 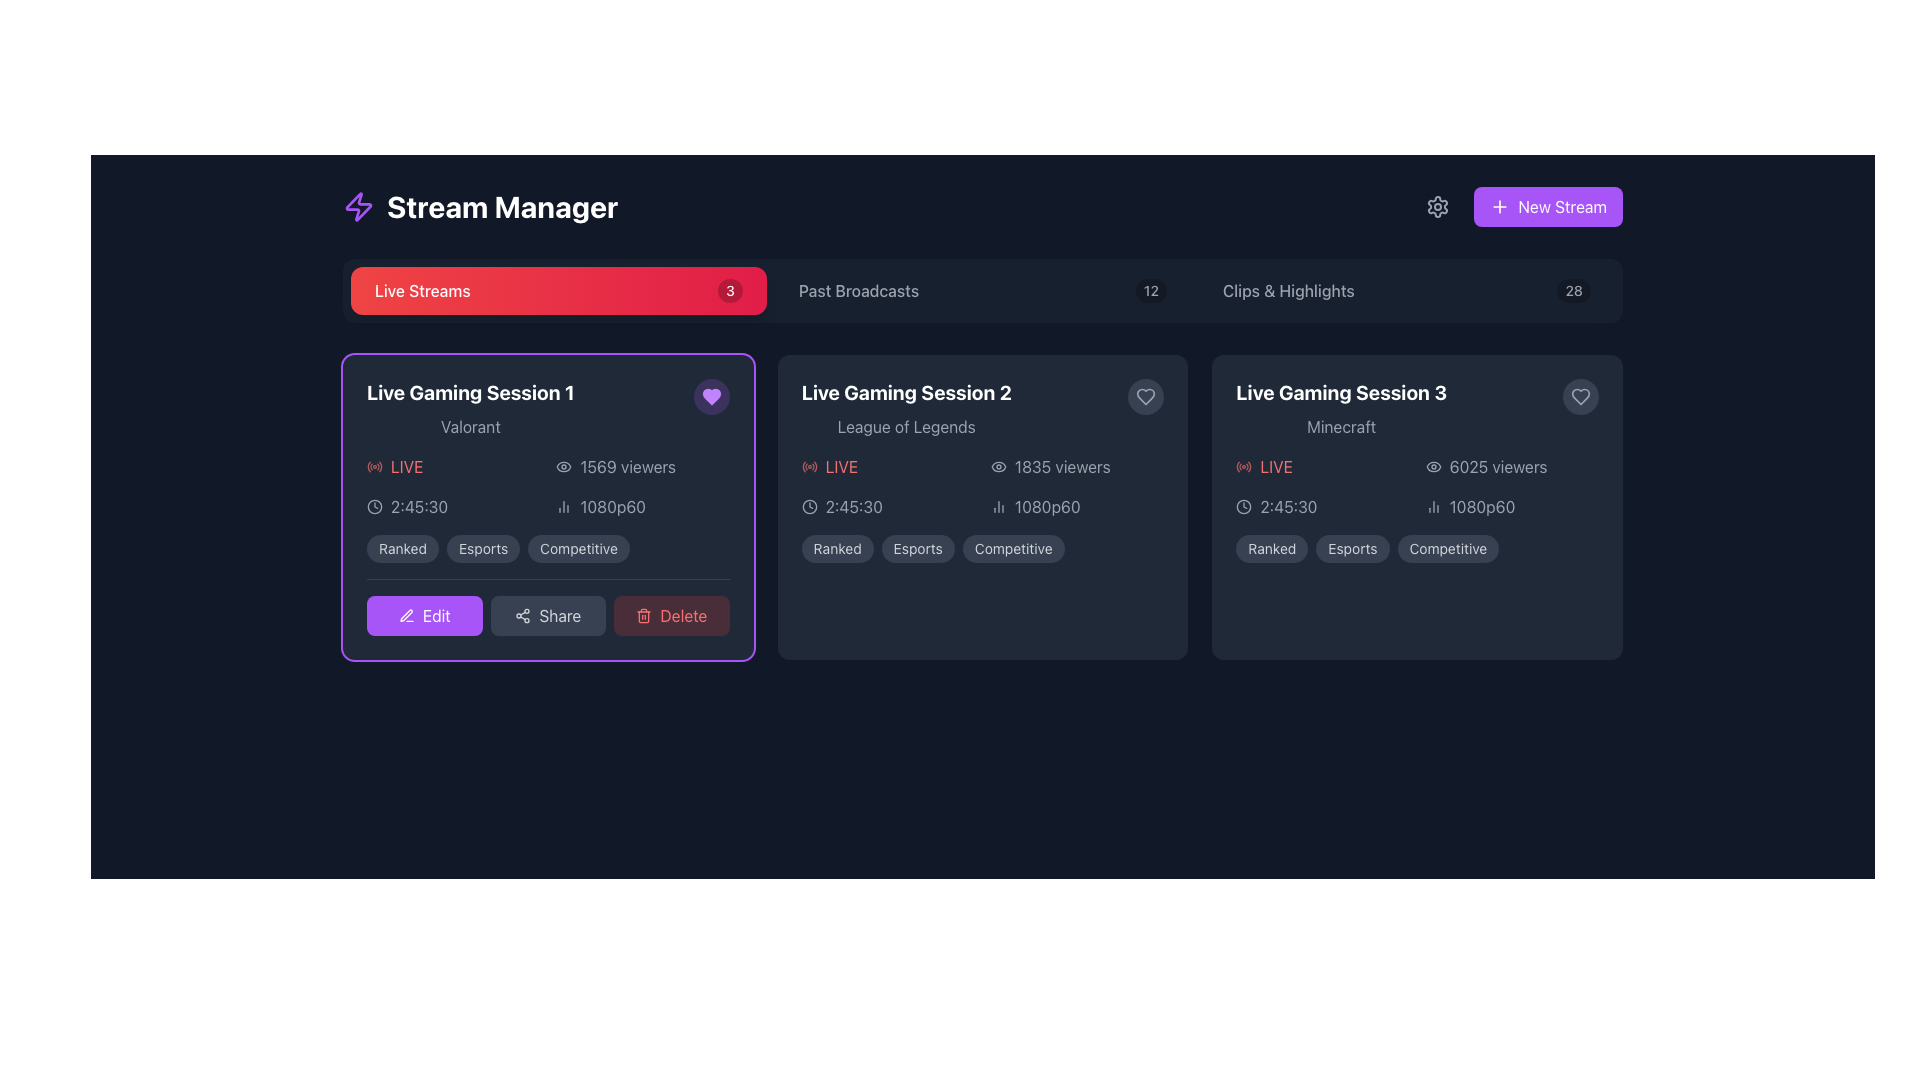 I want to click on the 'Share' button, which is a dark gray rectangular button with rounded corners, displaying light gray text and a share icon, located in the middle of three horizontally aligned buttons at the bottom of the 'Live Gaming Session 1' card, so click(x=547, y=615).